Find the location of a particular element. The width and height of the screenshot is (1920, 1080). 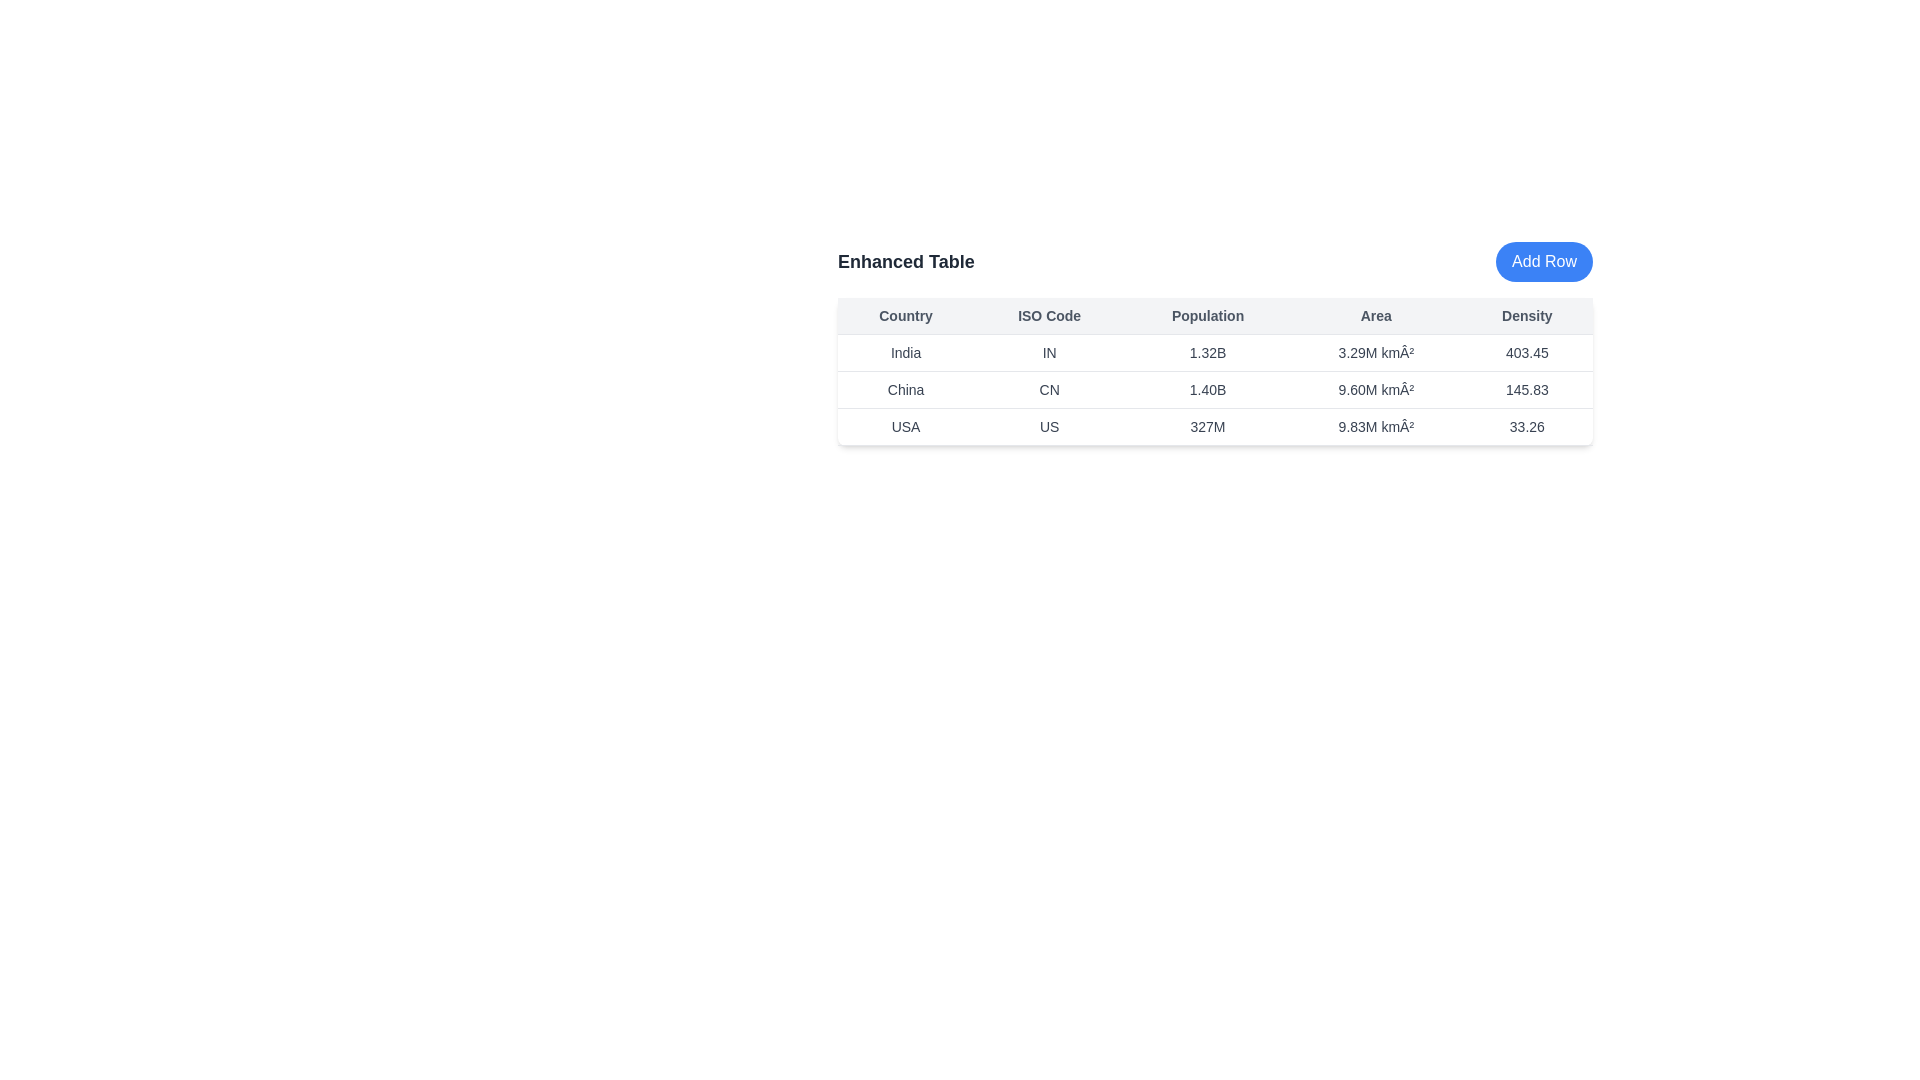

displayed data in the third row of the 'Enhanced Table', which contains attributes like population and area for the USA, located below the rows for India and China is located at coordinates (1214, 426).